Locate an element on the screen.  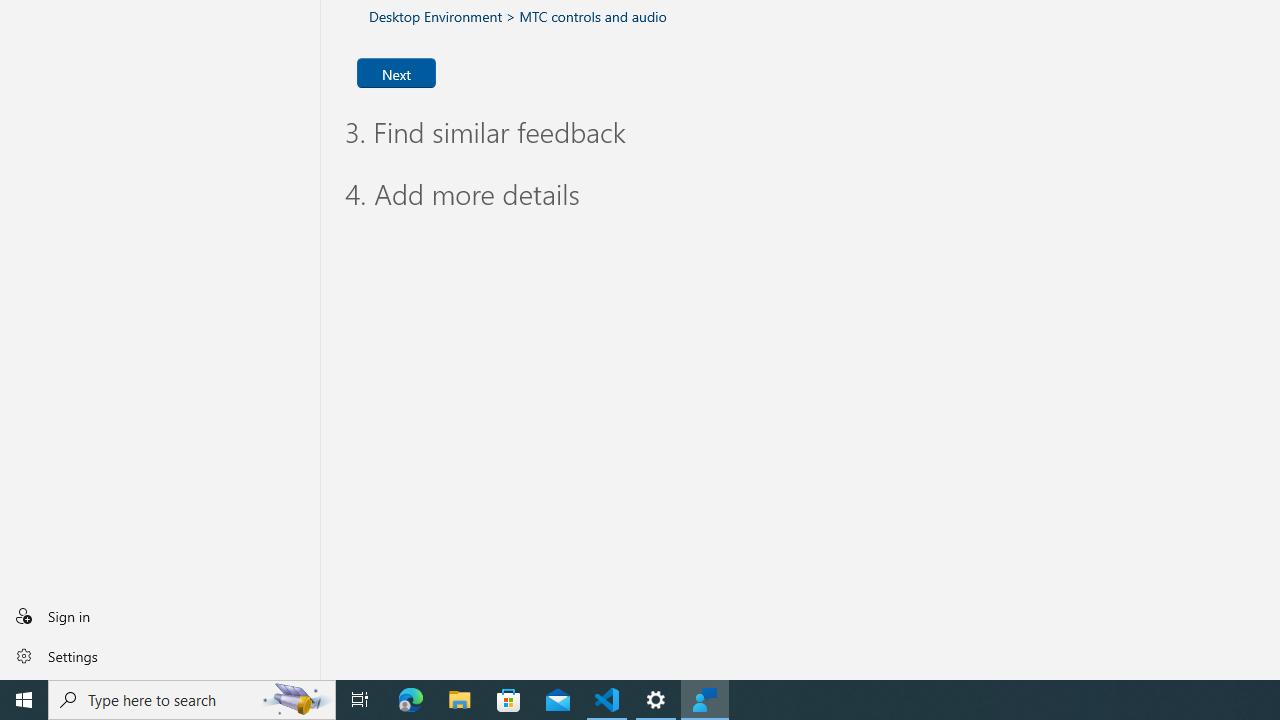
'Microsoft Edge' is located at coordinates (410, 698).